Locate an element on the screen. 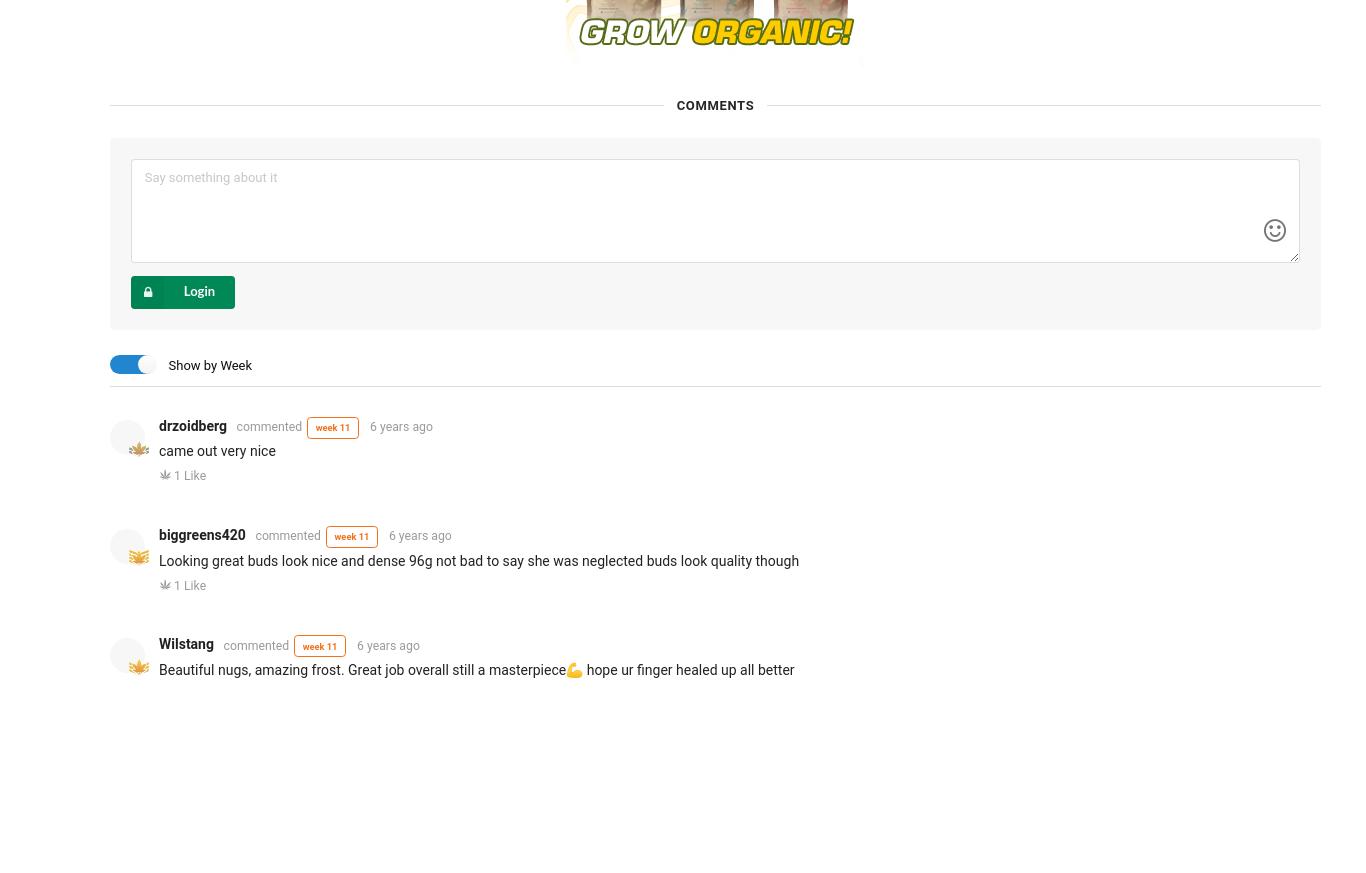 The width and height of the screenshot is (1366, 873). 'biggreens420' is located at coordinates (201, 533).